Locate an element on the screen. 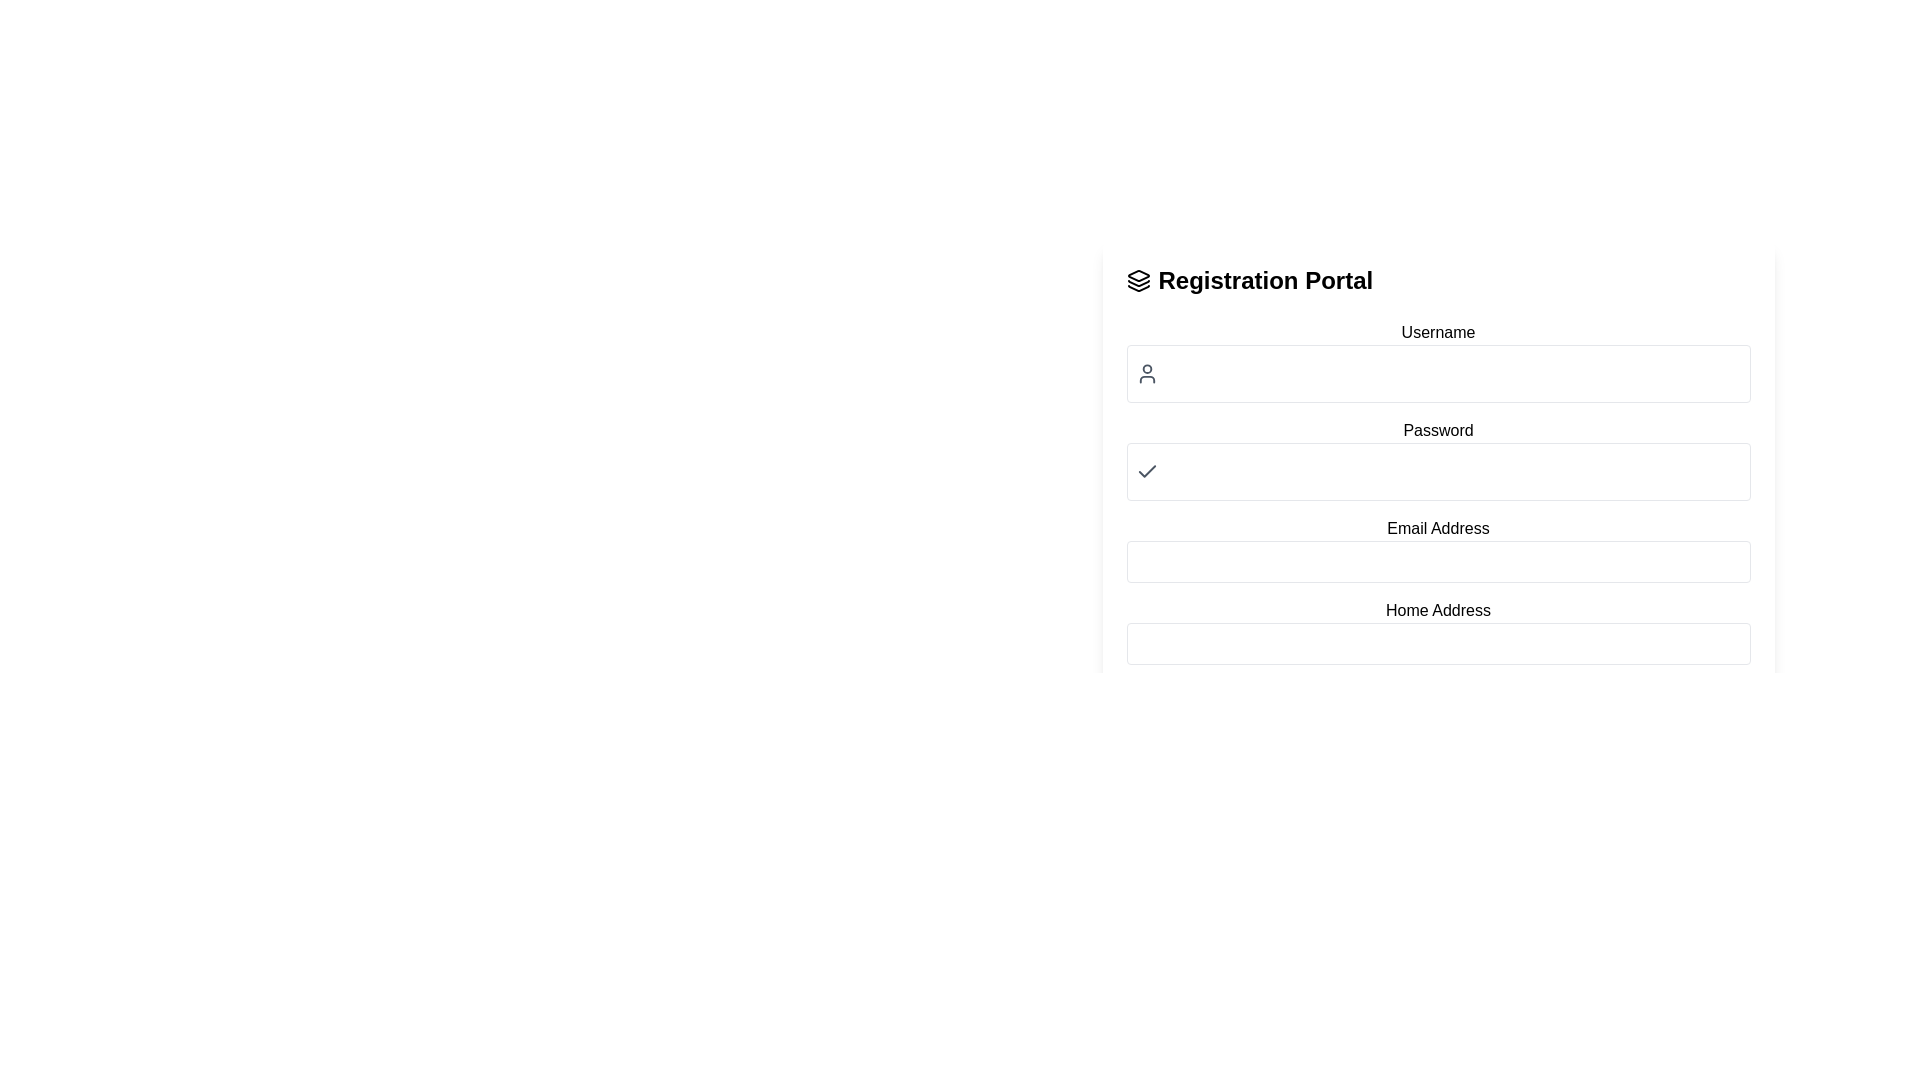  the bottommost layer of the SVG icon representing a stack or layers, located near the 'Registration Portal' text is located at coordinates (1138, 288).